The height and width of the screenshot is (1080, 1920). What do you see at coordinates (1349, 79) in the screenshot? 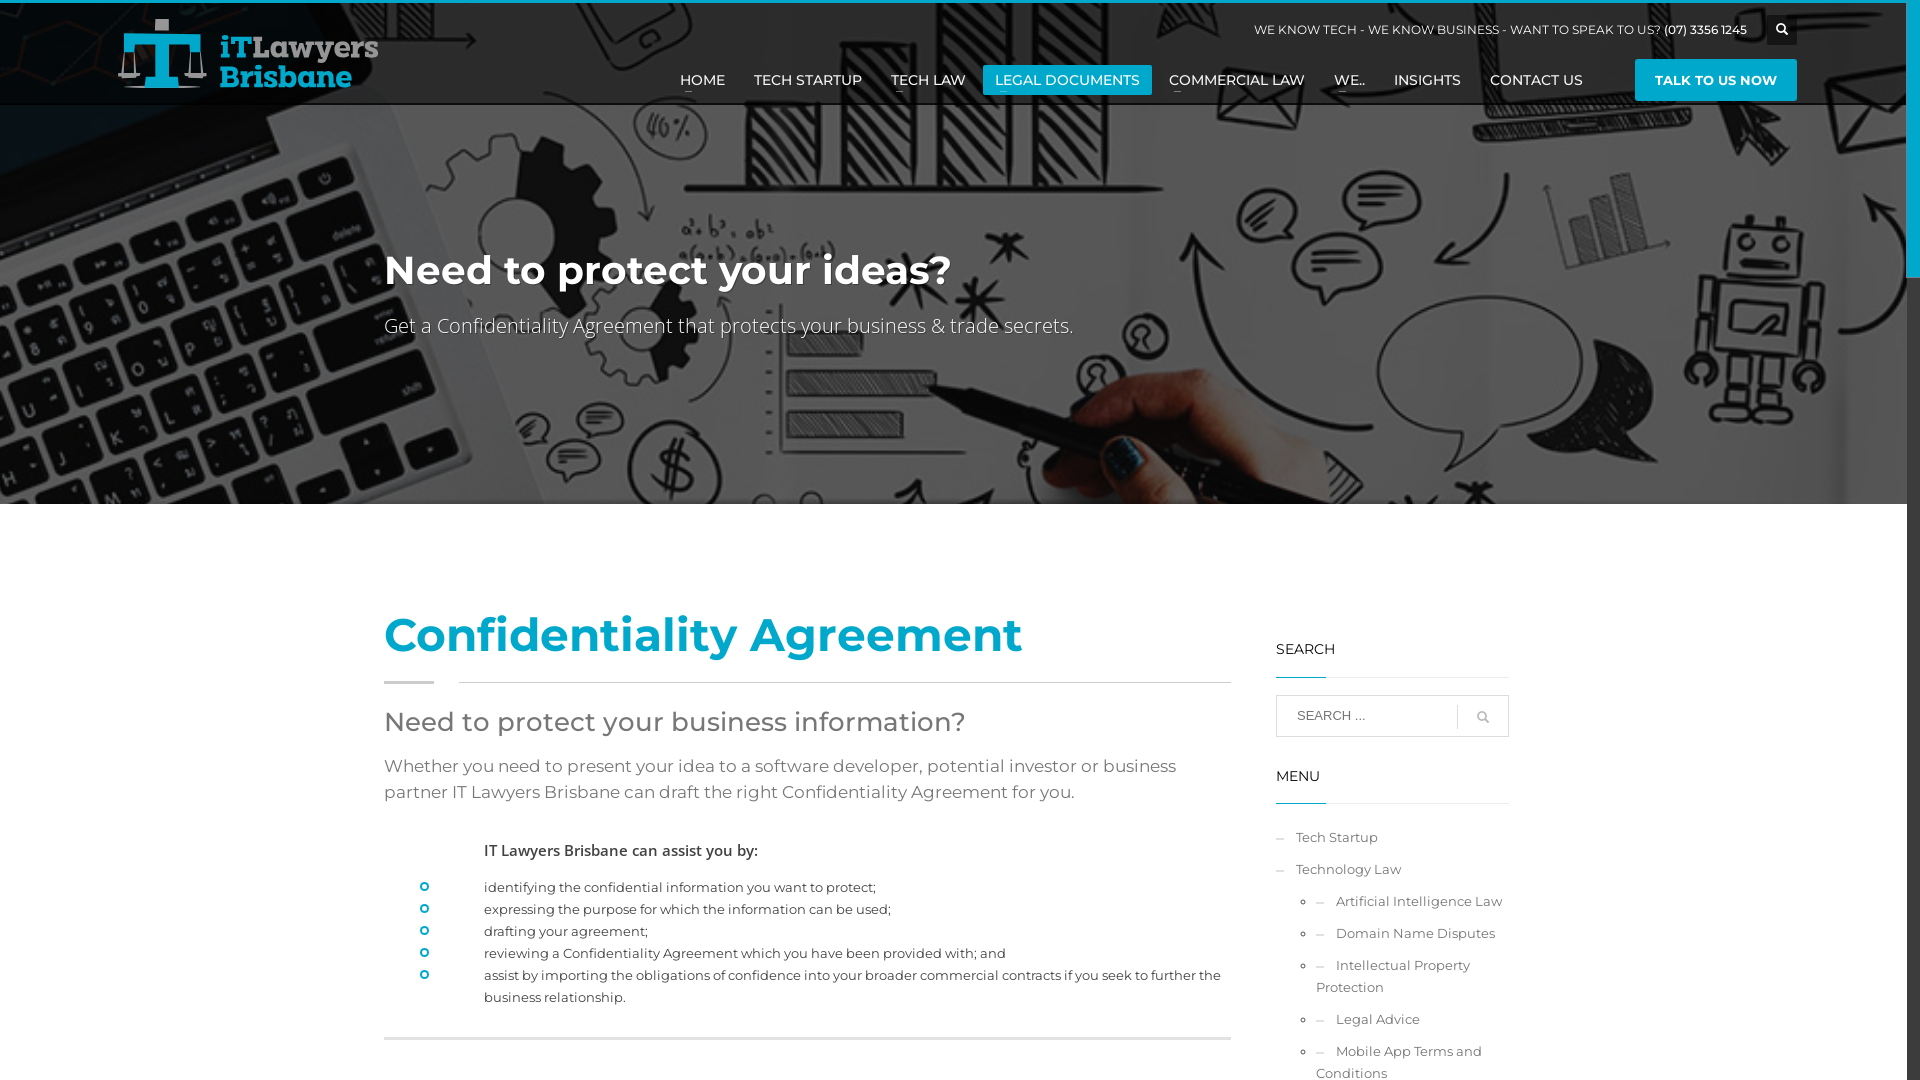
I see `'WE..'` at bounding box center [1349, 79].